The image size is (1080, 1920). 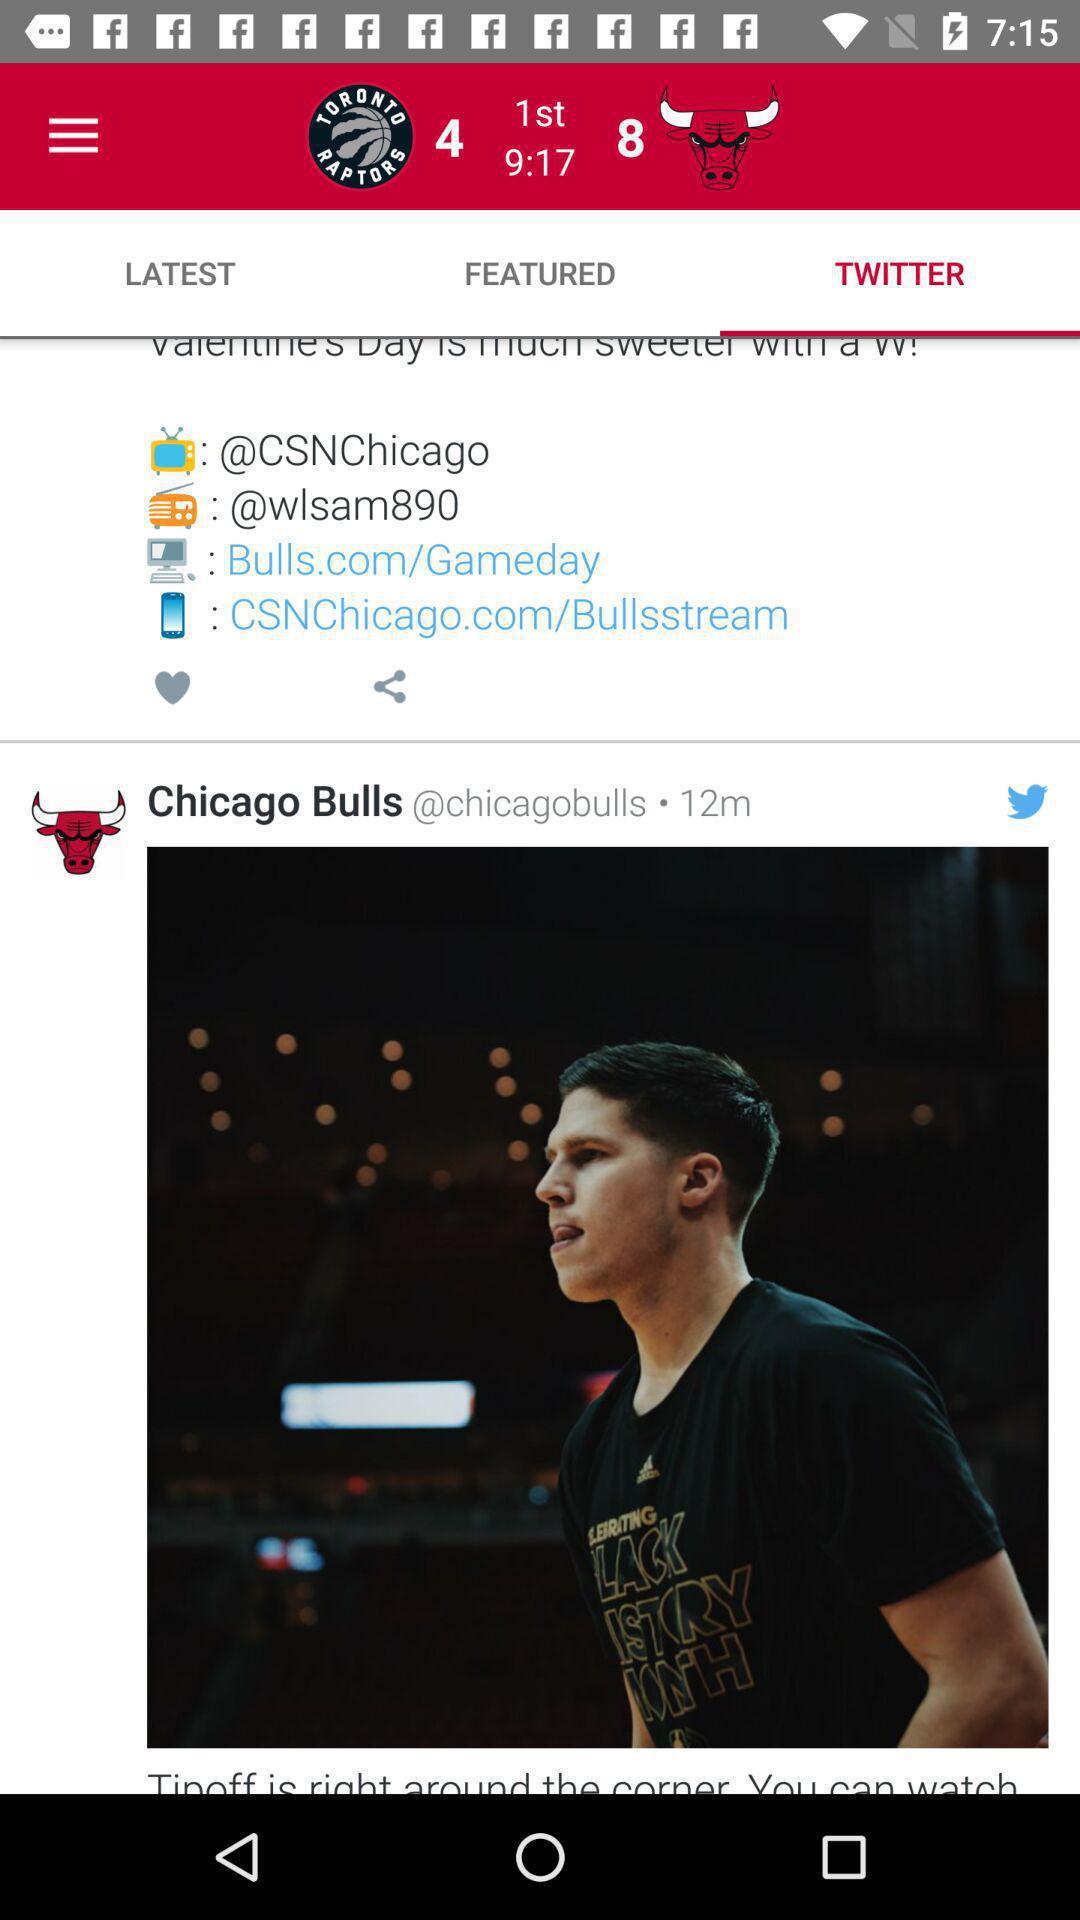 What do you see at coordinates (1027, 801) in the screenshot?
I see `the item on the right` at bounding box center [1027, 801].